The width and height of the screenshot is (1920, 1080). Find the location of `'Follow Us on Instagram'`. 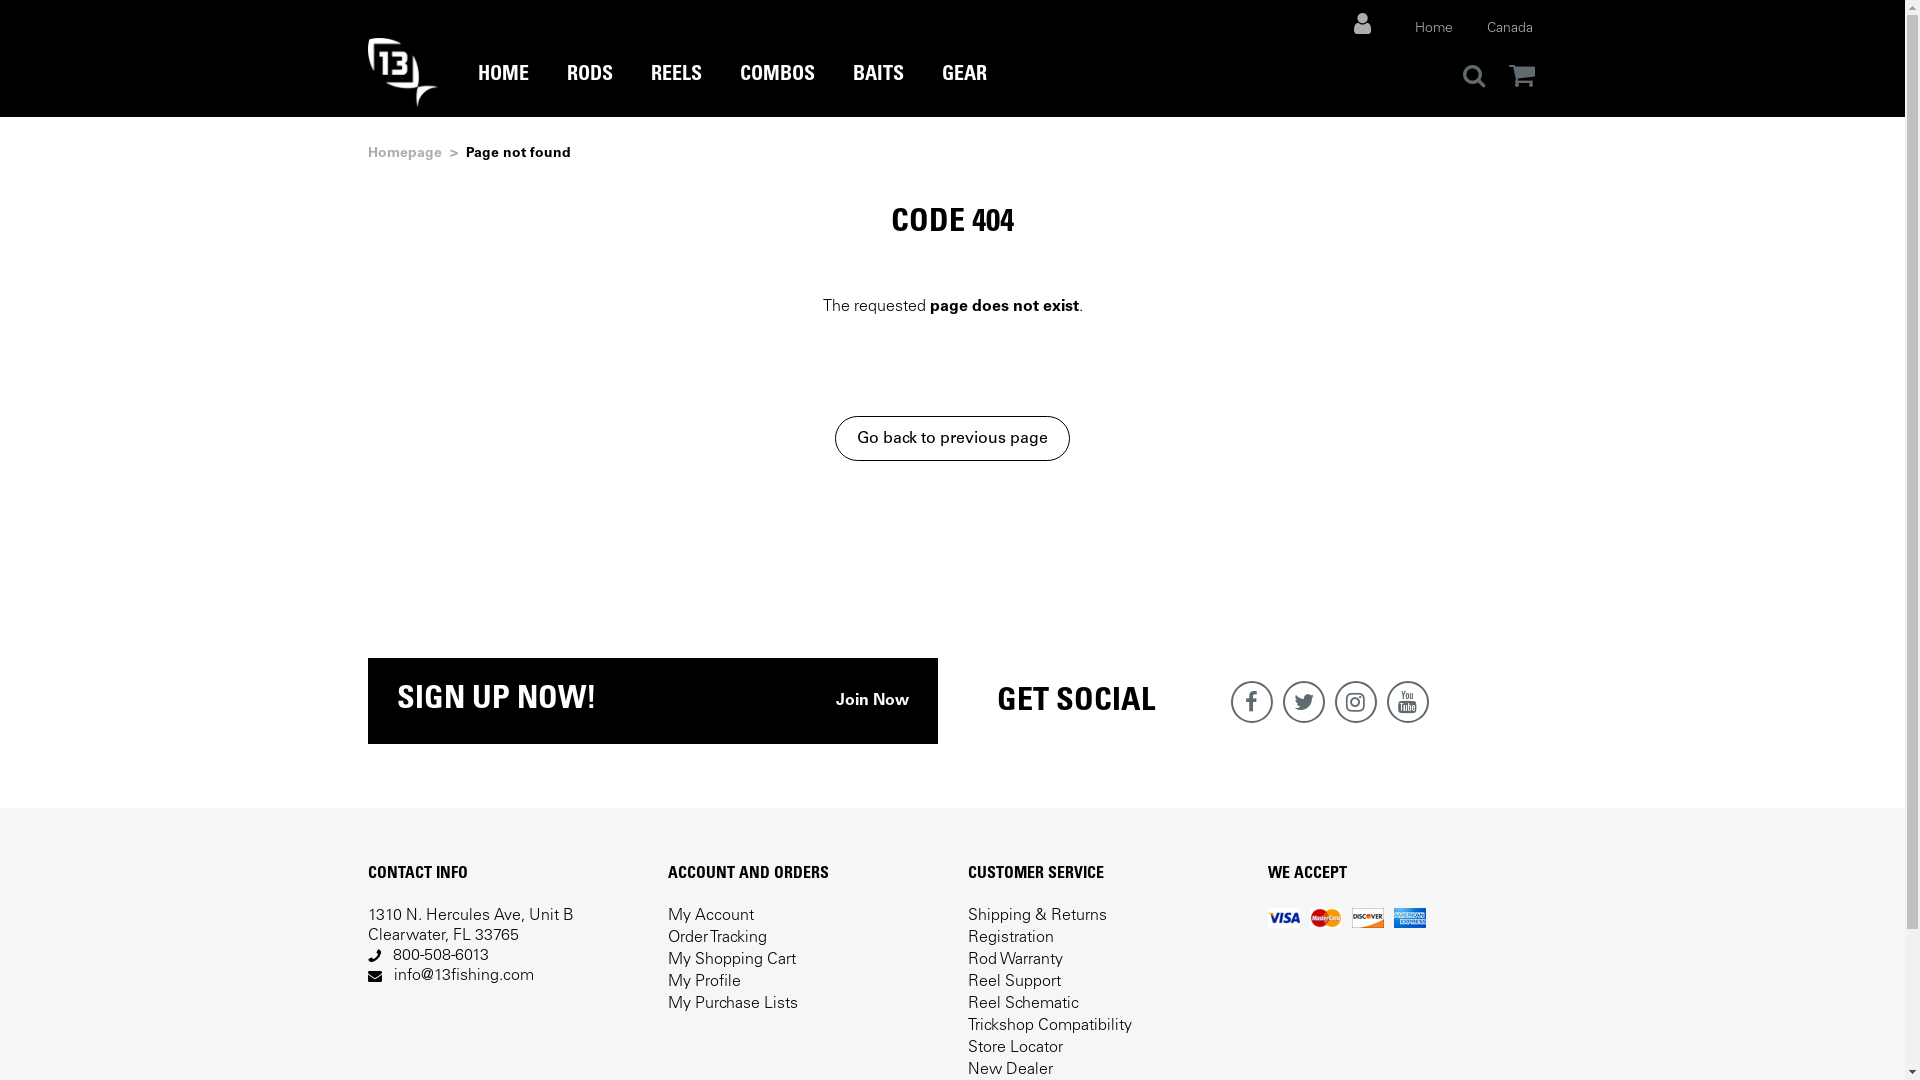

'Follow Us on Instagram' is located at coordinates (1354, 701).